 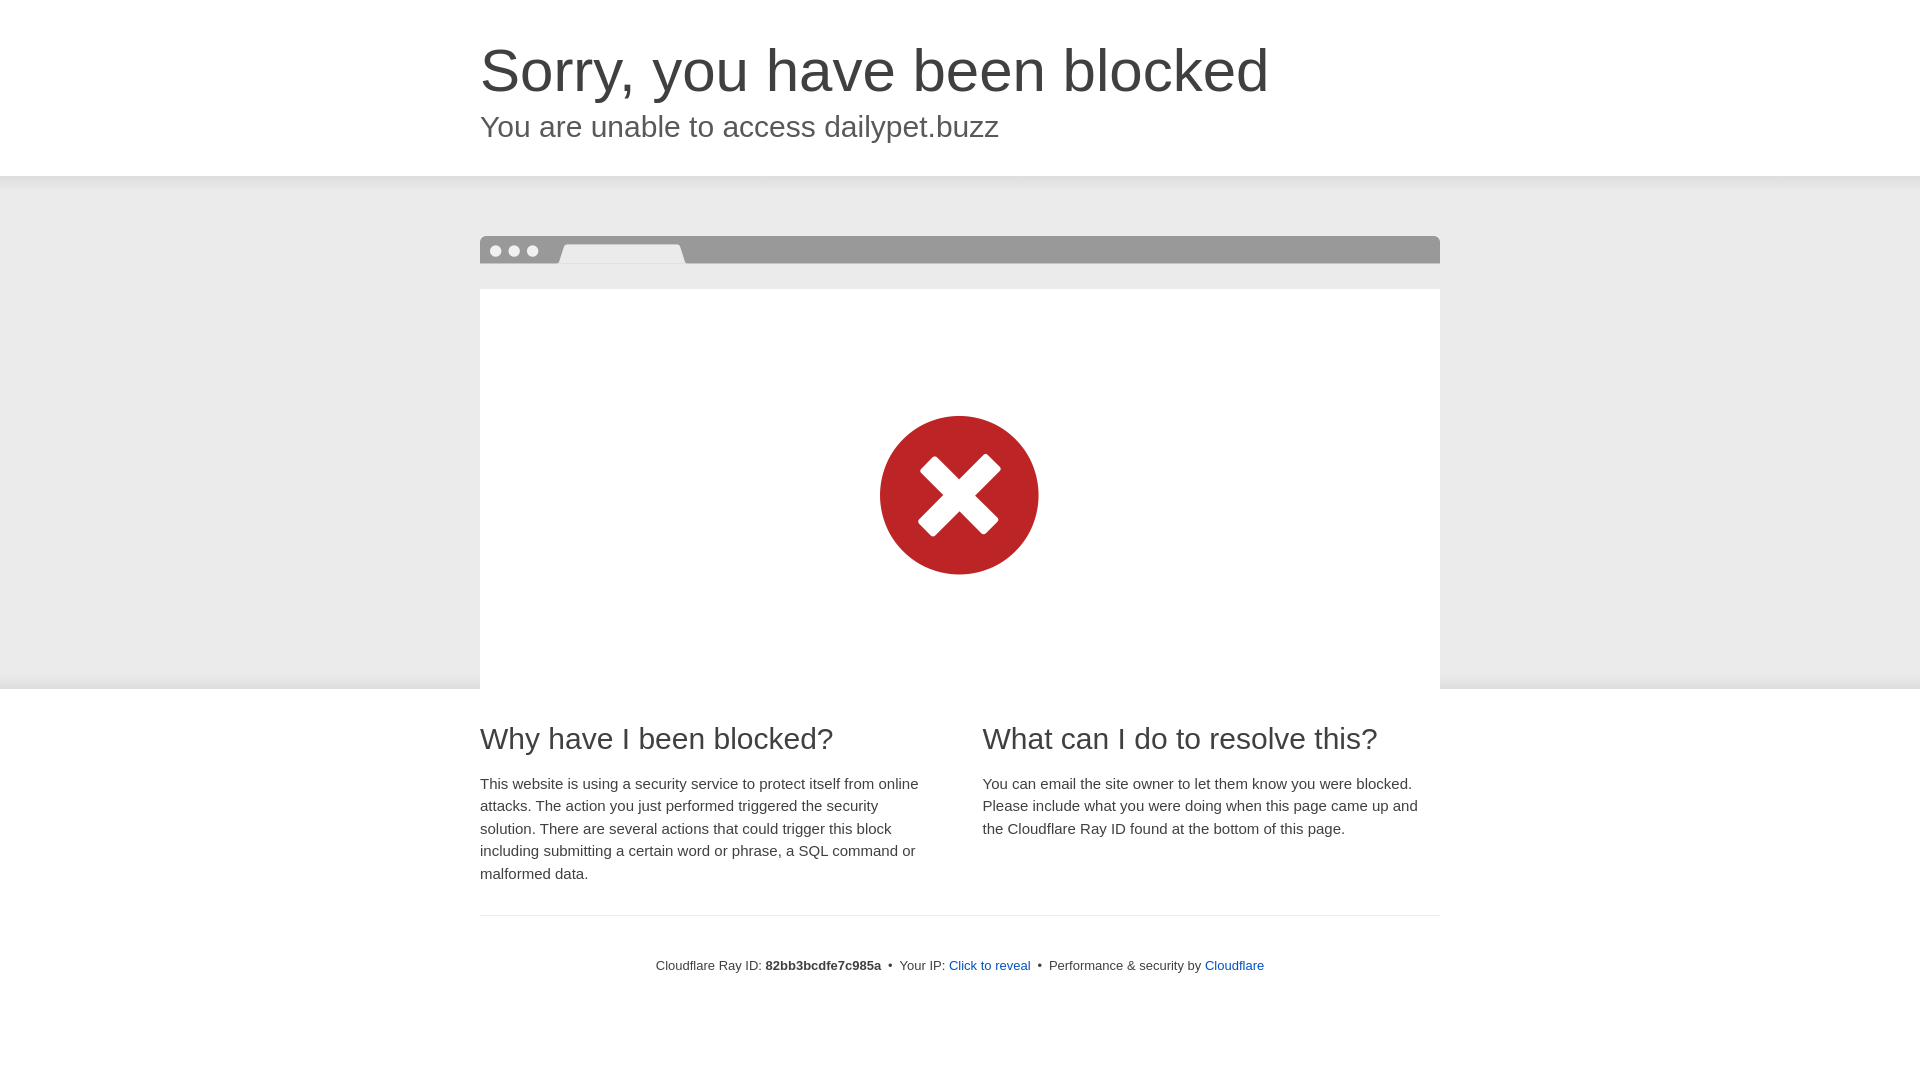 I want to click on 'Click to reveal', so click(x=989, y=964).